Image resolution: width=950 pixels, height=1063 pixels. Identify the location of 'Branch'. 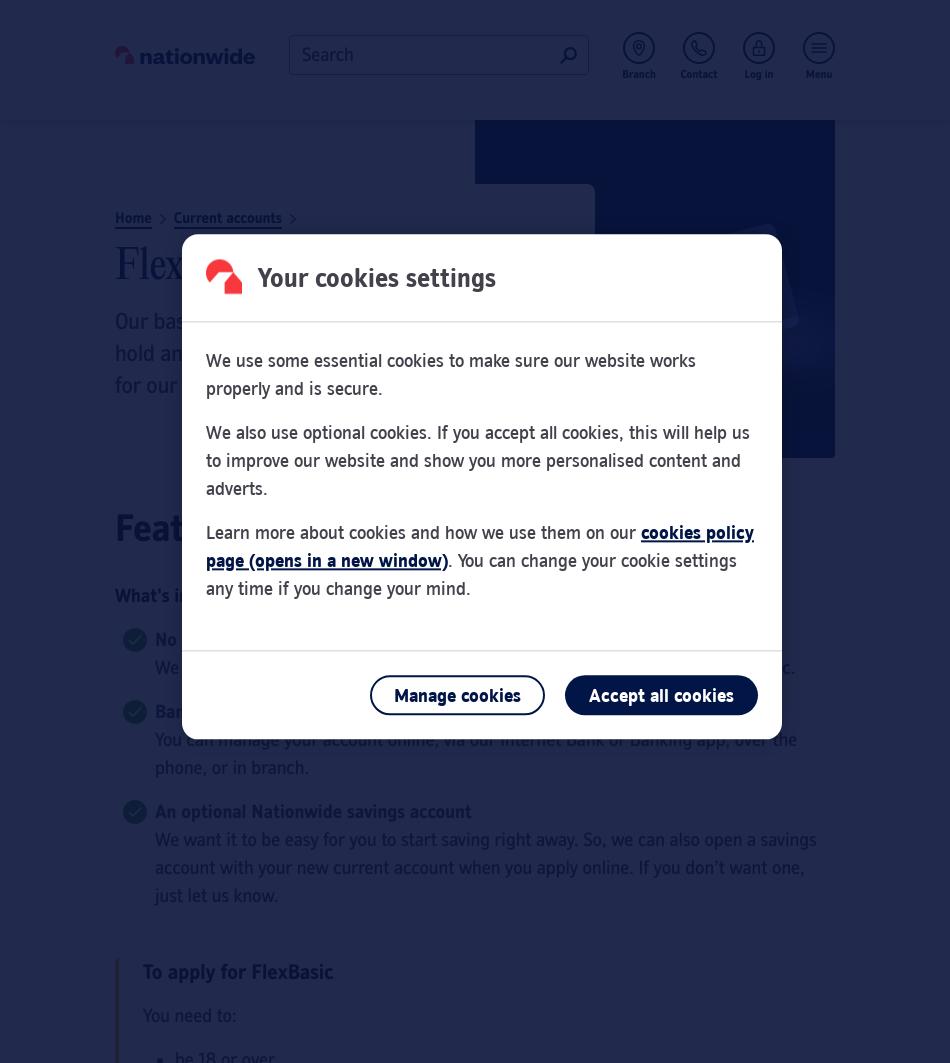
(621, 73).